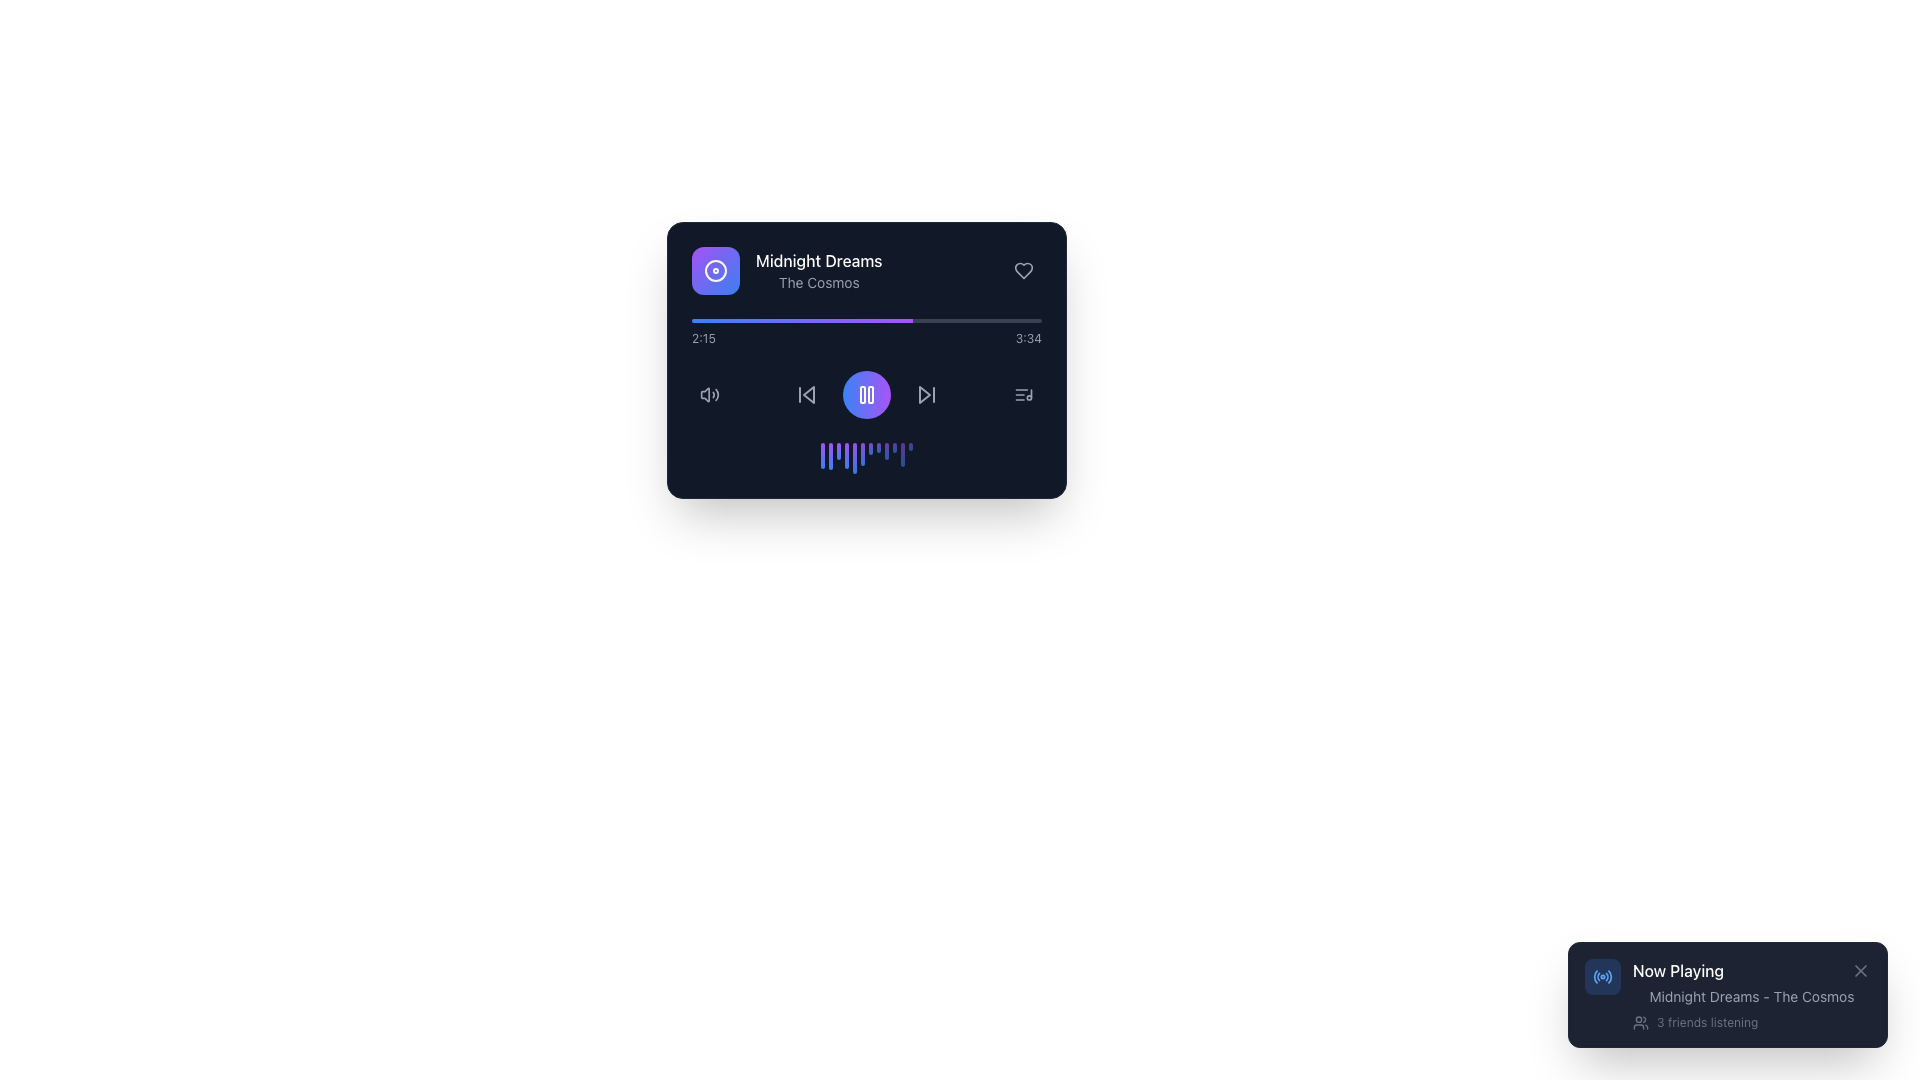 The height and width of the screenshot is (1080, 1920). What do you see at coordinates (1751, 1022) in the screenshot?
I see `the informational label indicating the number of friends (3) listening to music, located at the bottom of the notification-style panel` at bounding box center [1751, 1022].